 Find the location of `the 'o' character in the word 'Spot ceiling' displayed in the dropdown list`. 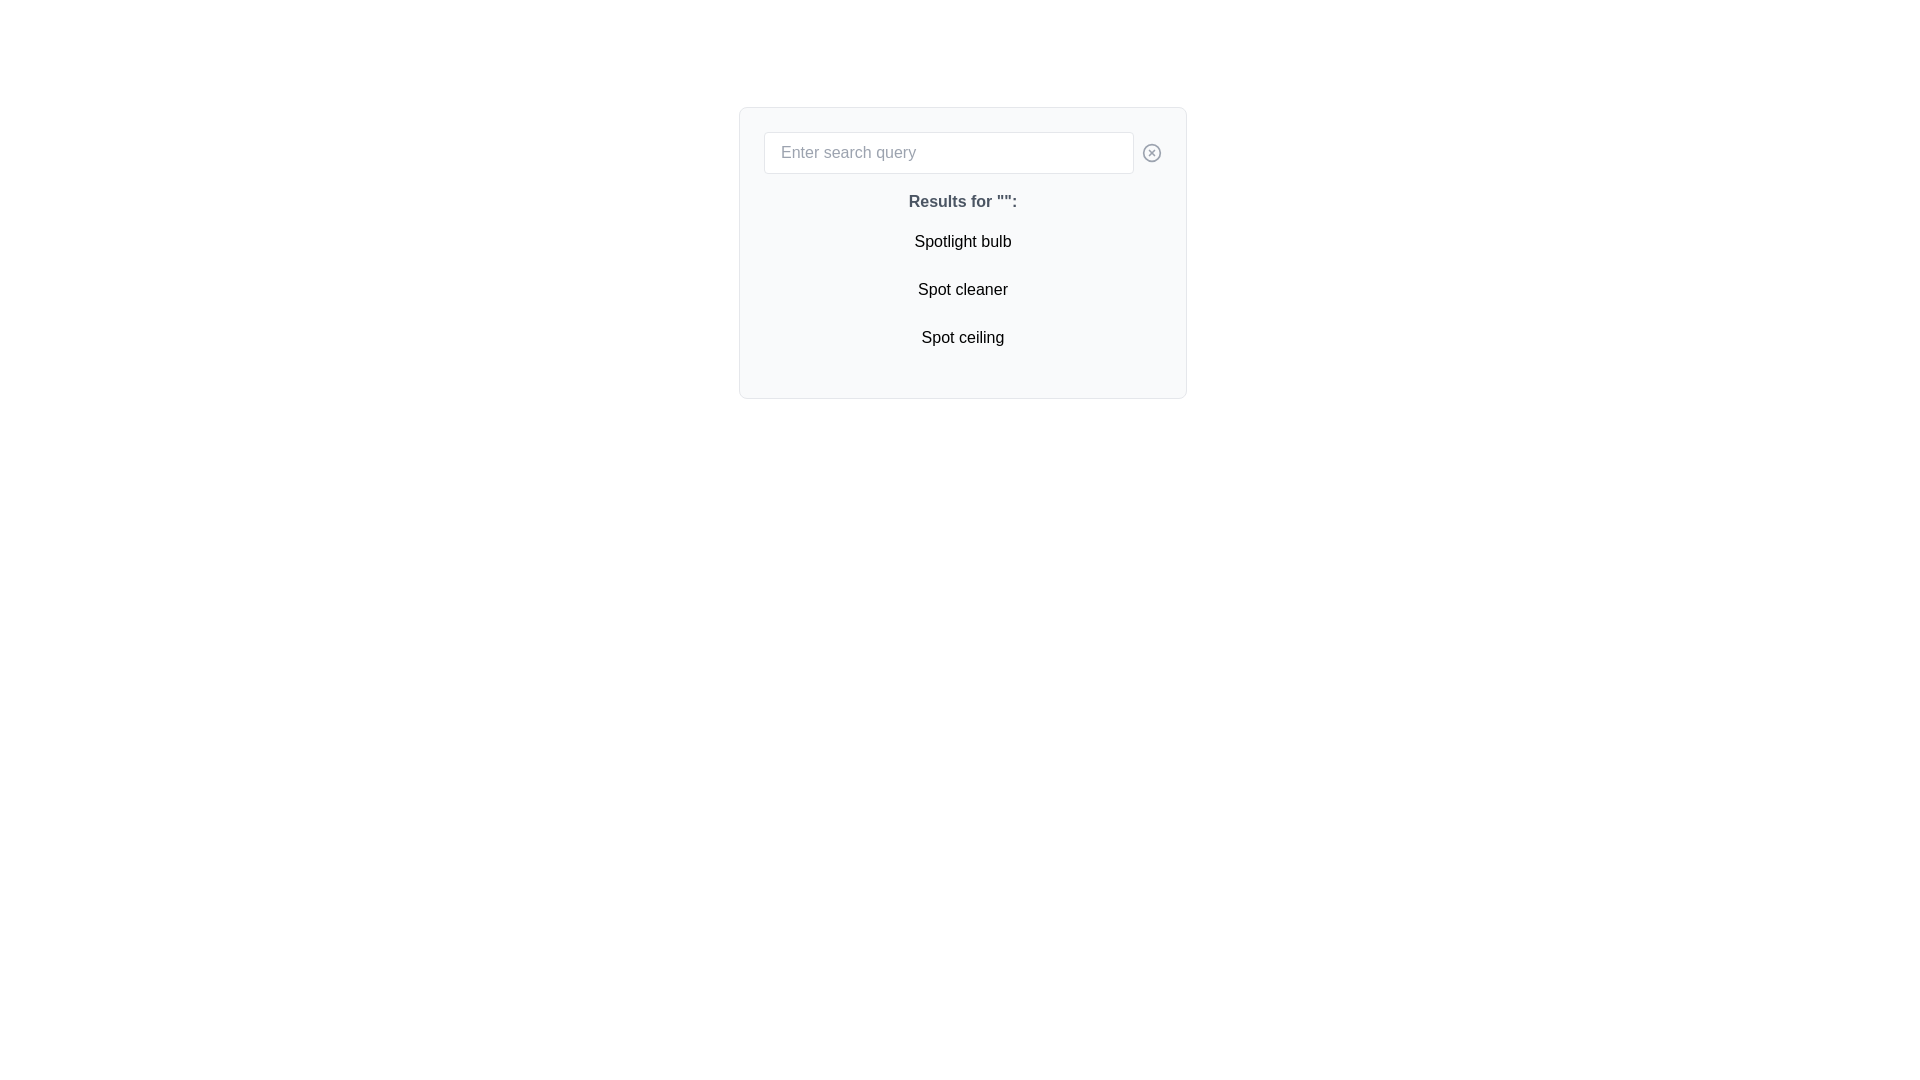

the 'o' character in the word 'Spot ceiling' displayed in the dropdown list is located at coordinates (944, 336).